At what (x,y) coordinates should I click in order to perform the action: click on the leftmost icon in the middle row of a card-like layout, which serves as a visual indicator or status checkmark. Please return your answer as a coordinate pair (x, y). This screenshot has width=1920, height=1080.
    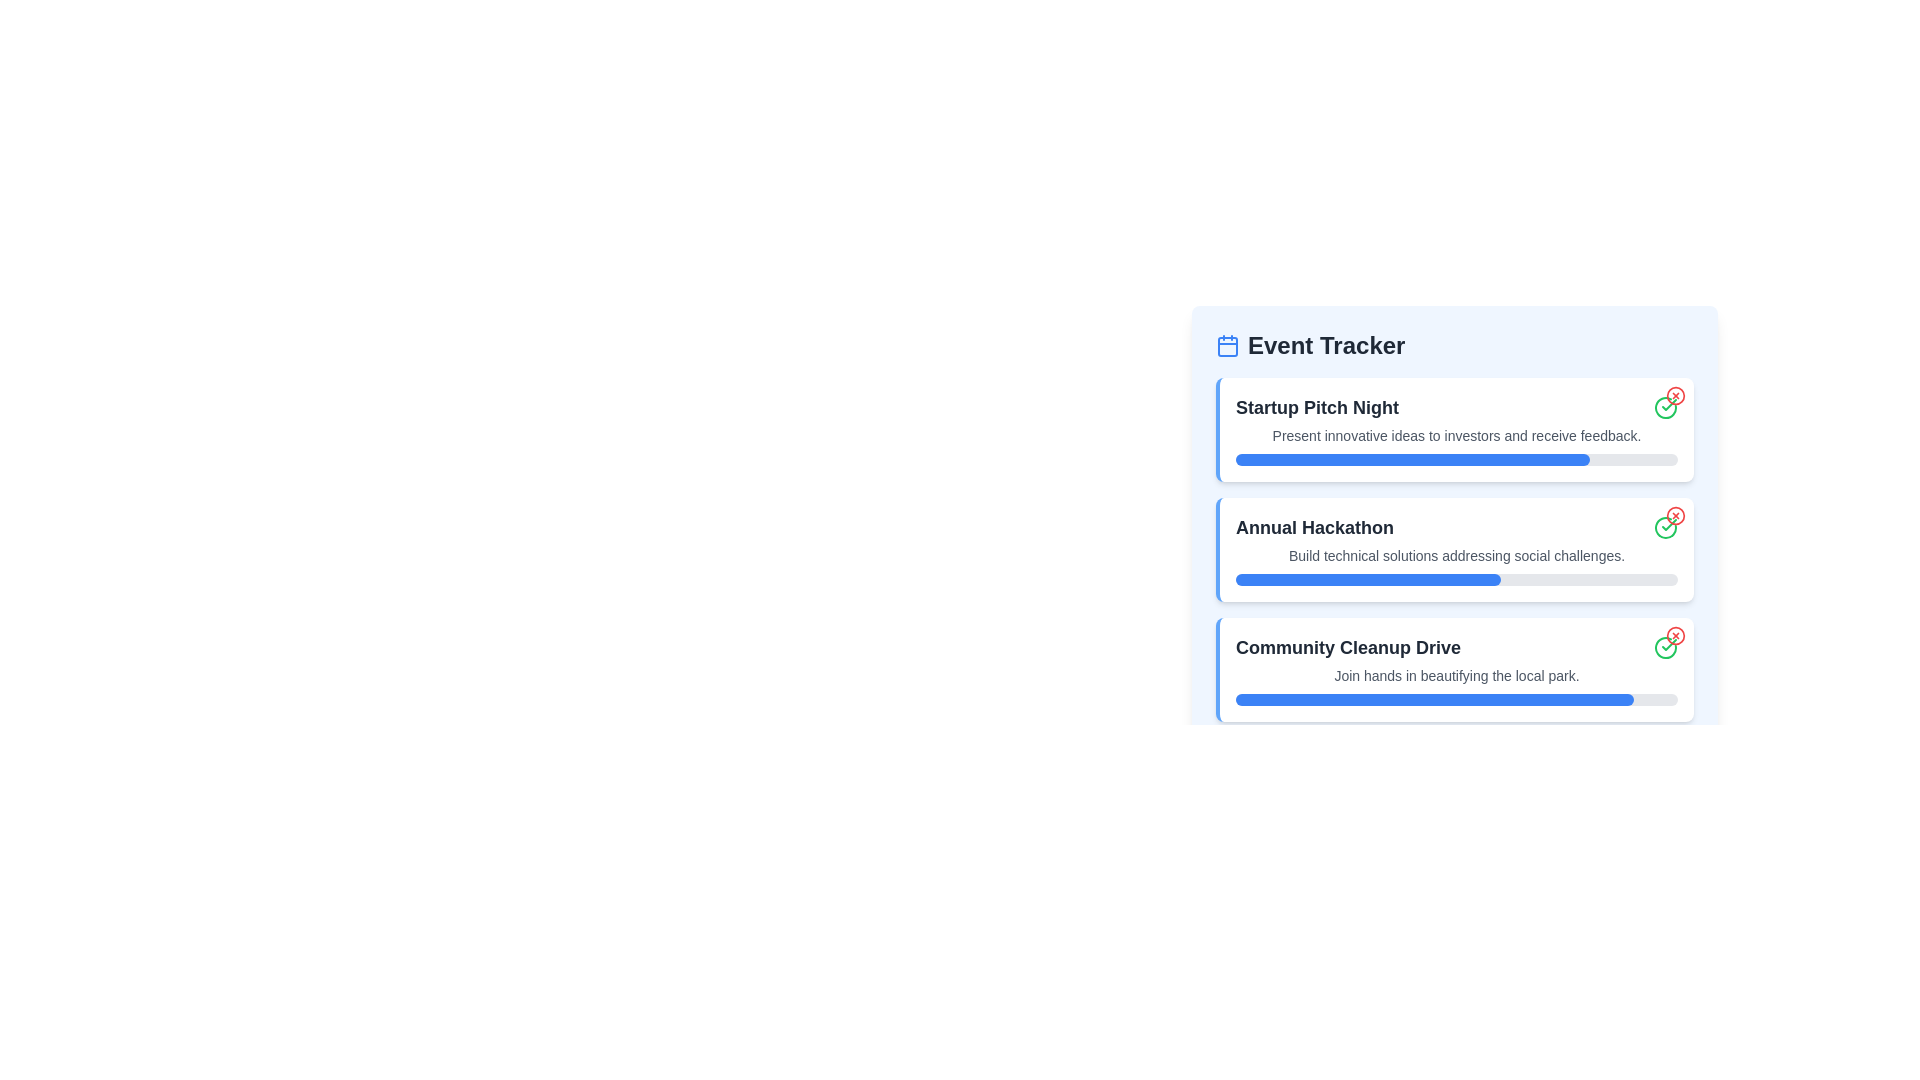
    Looking at the image, I should click on (1665, 407).